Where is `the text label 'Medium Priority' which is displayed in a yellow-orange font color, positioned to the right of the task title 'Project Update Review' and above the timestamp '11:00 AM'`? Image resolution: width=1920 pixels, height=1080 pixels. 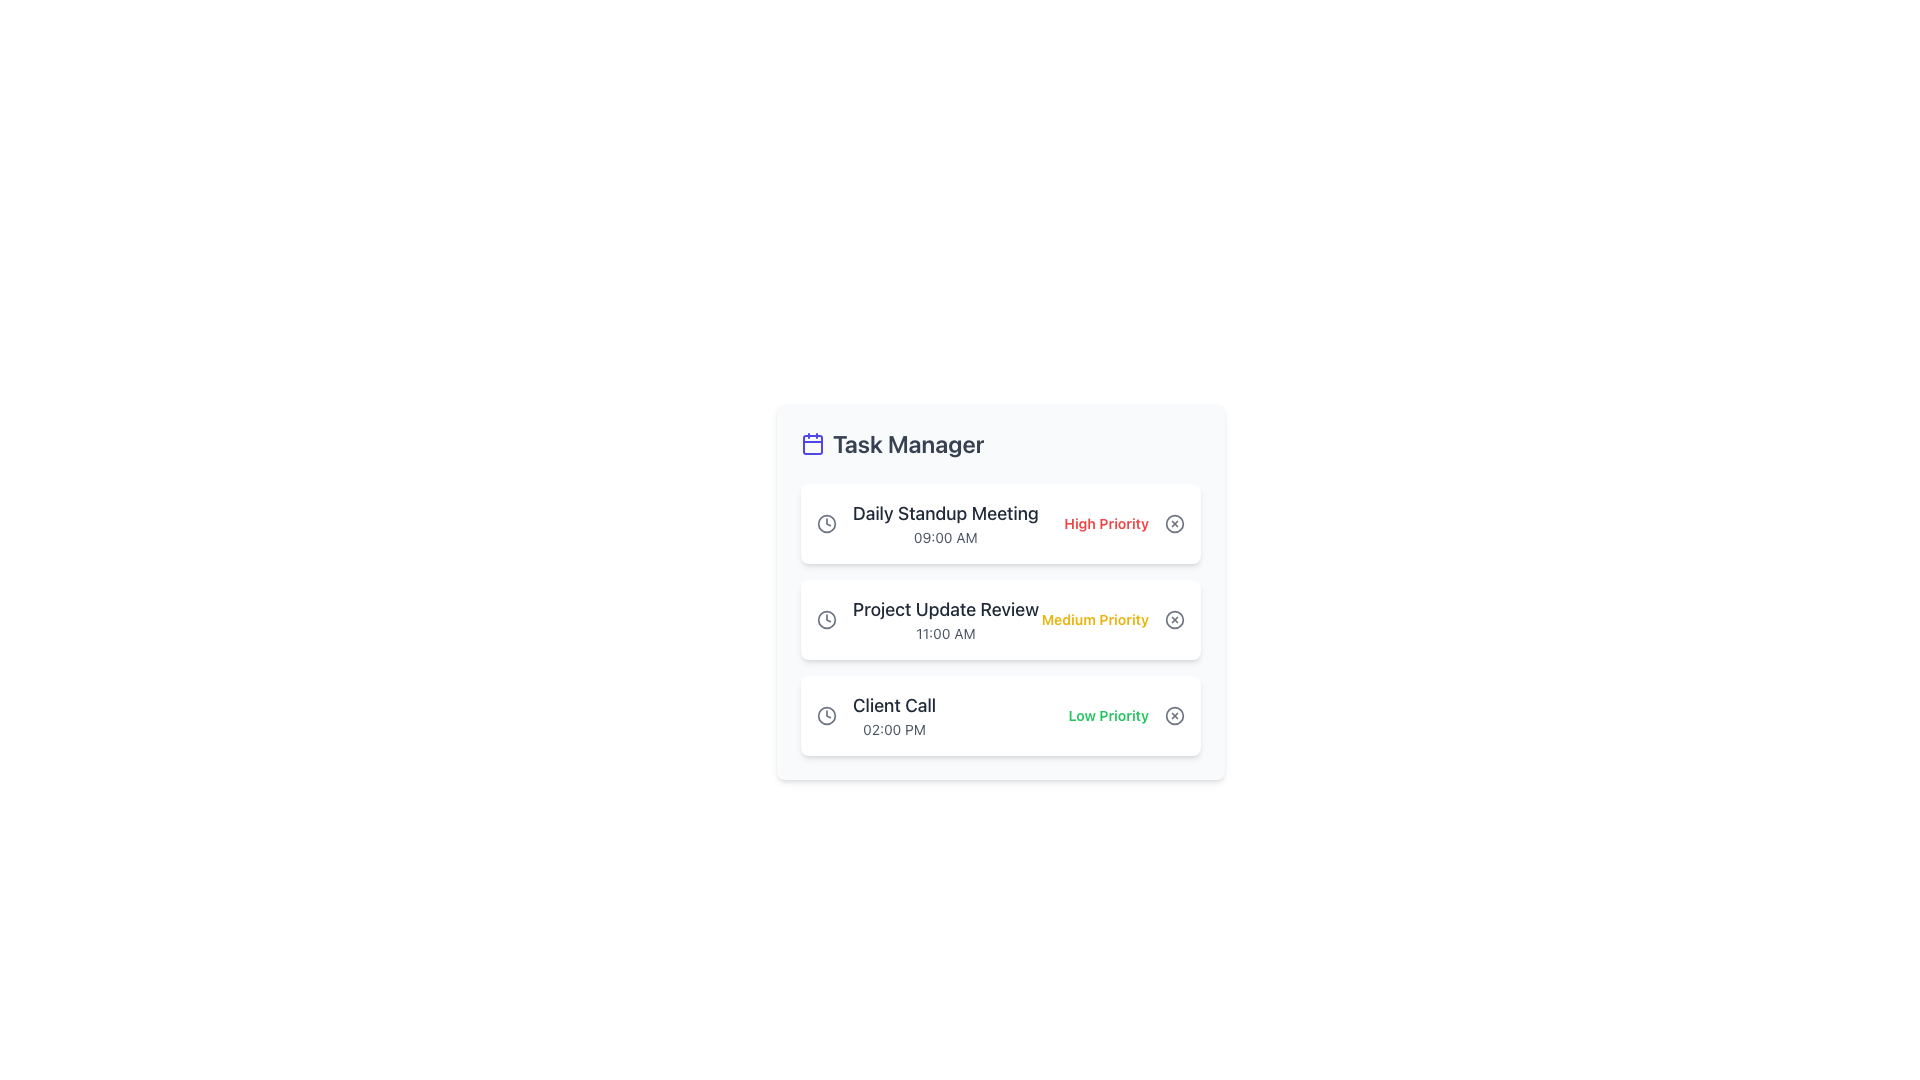
the text label 'Medium Priority' which is displayed in a yellow-orange font color, positioned to the right of the task title 'Project Update Review' and above the timestamp '11:00 AM' is located at coordinates (1094, 619).